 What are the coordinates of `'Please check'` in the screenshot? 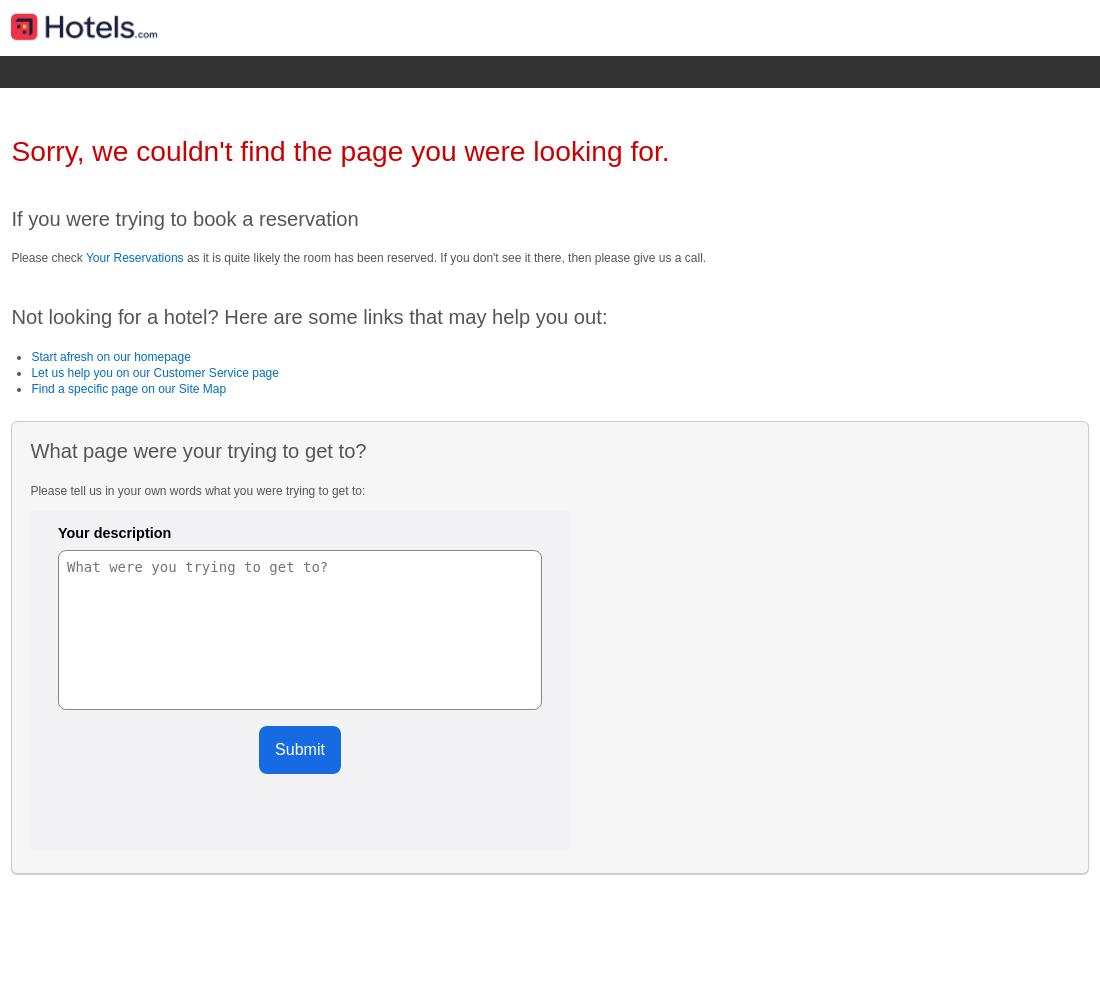 It's located at (46, 257).